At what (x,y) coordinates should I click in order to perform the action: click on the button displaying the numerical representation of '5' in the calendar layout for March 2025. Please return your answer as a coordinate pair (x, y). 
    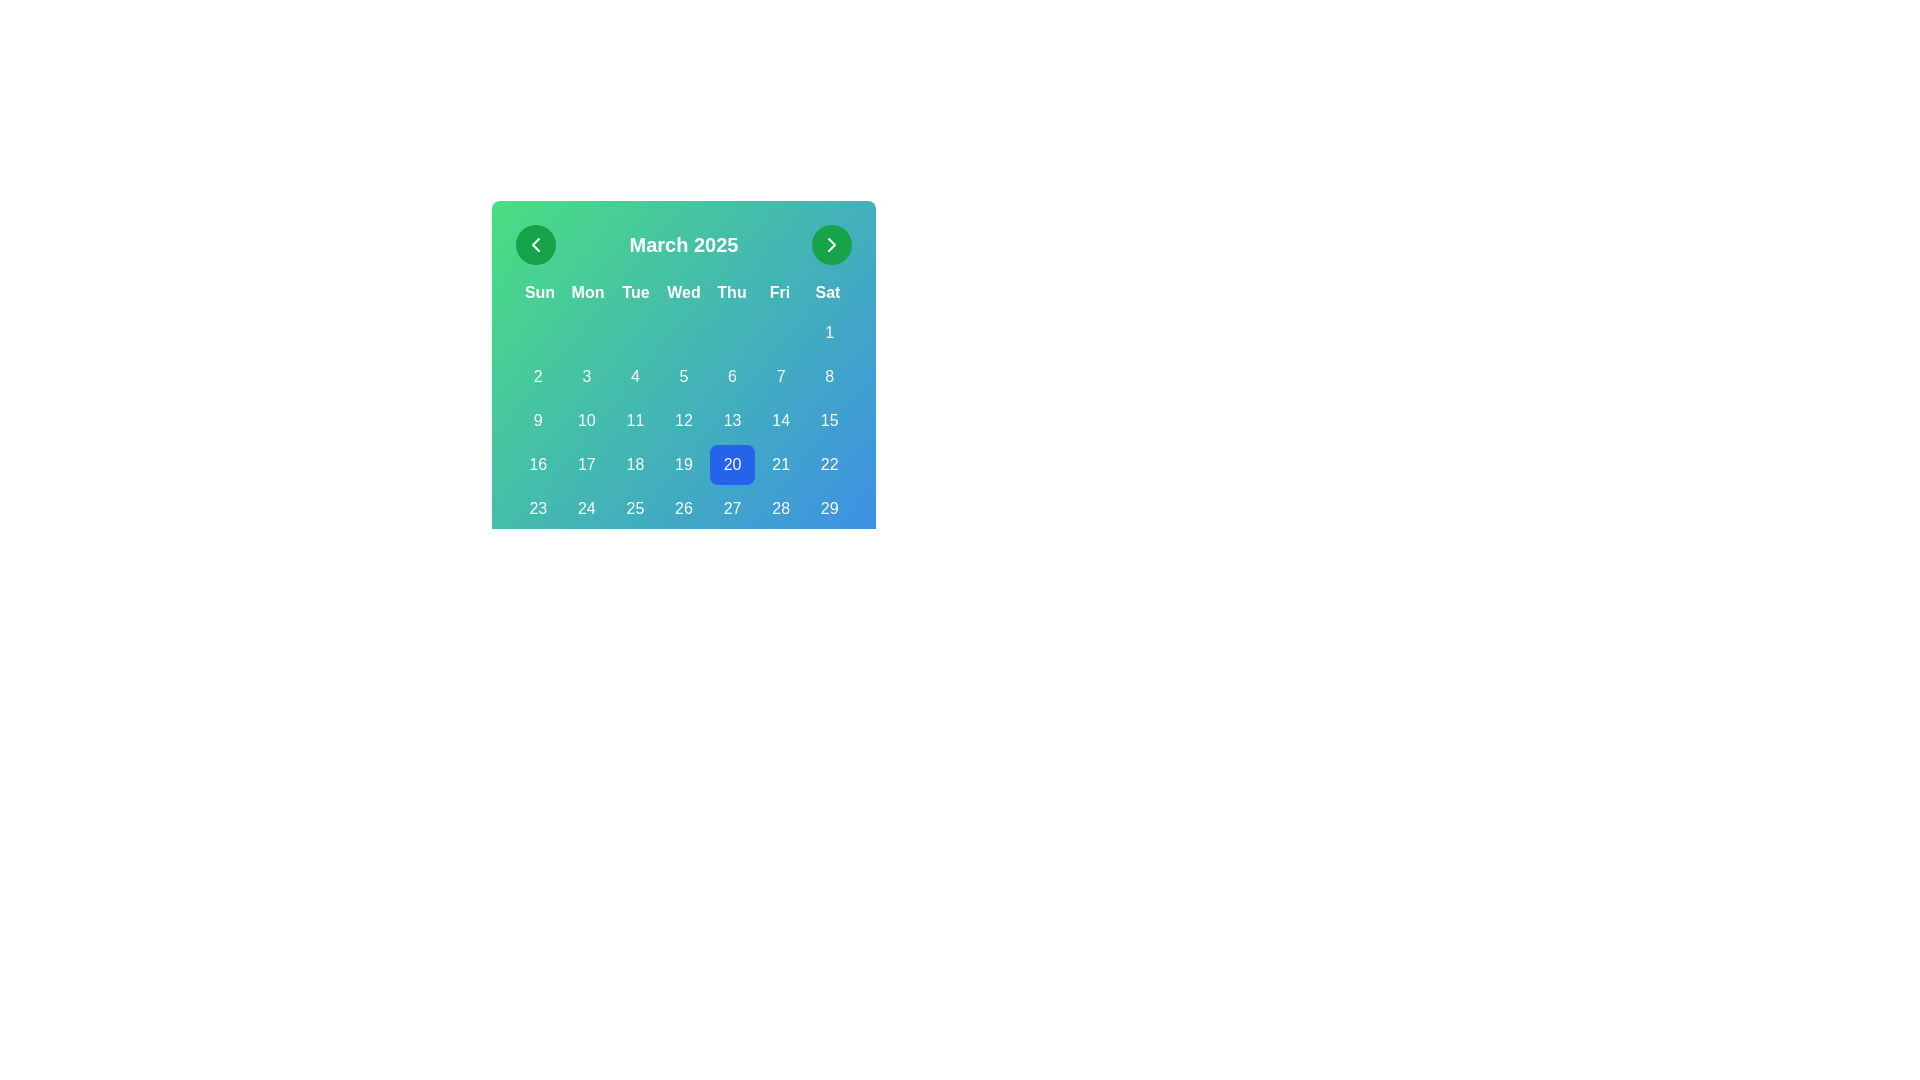
    Looking at the image, I should click on (683, 377).